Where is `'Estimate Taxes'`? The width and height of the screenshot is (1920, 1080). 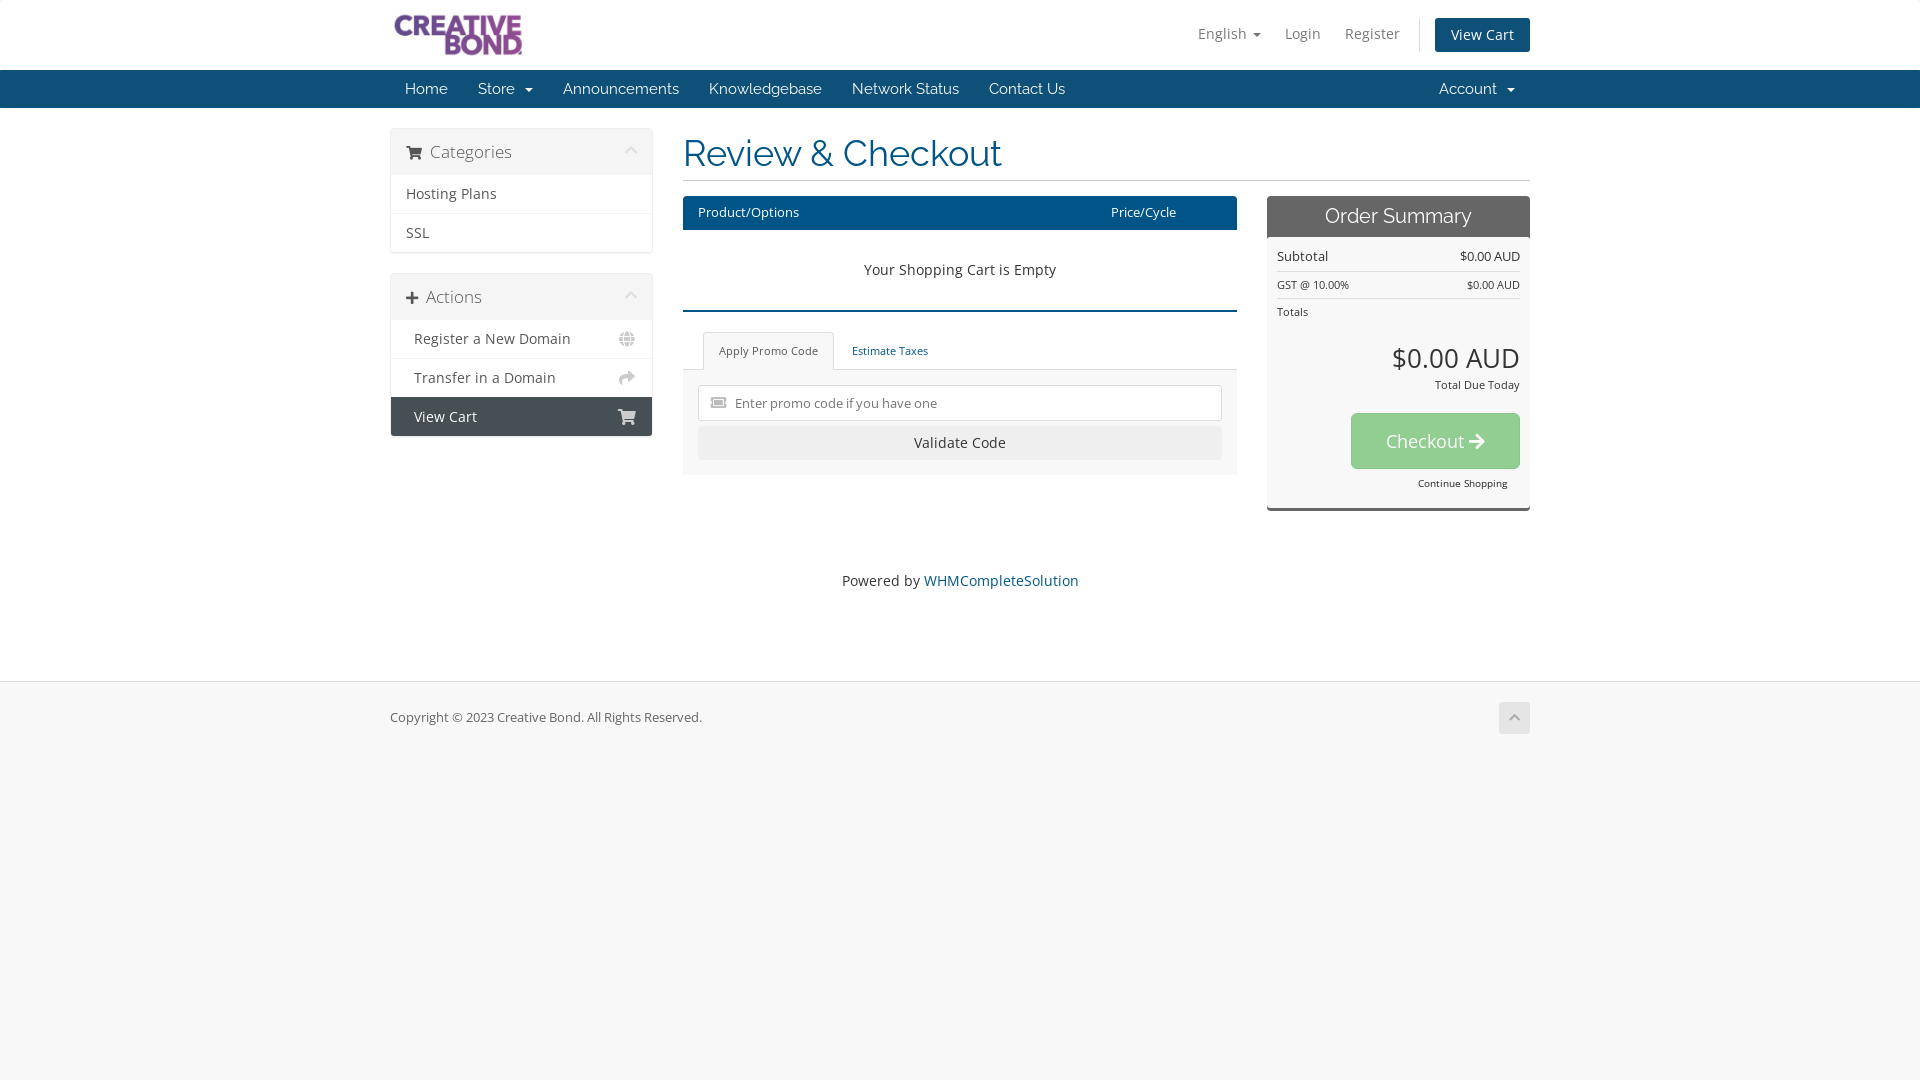
'Estimate Taxes' is located at coordinates (835, 350).